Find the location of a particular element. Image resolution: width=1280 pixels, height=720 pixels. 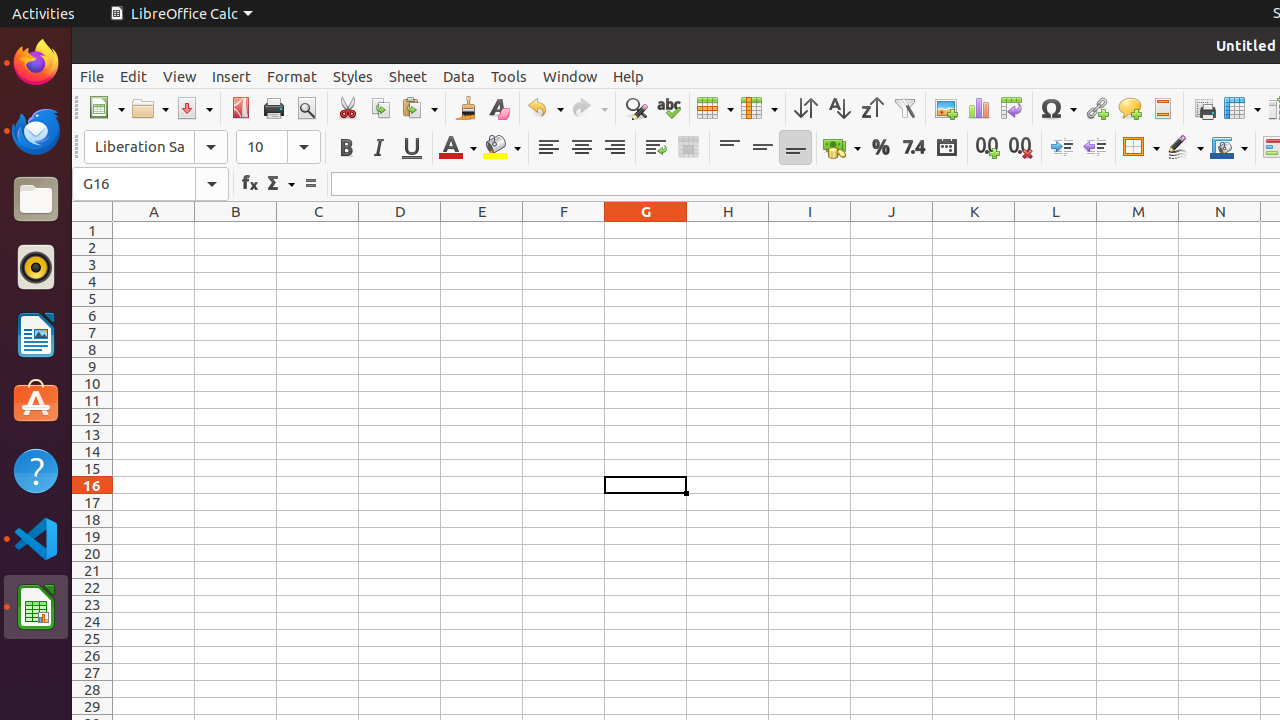

'Format' is located at coordinates (290, 75).